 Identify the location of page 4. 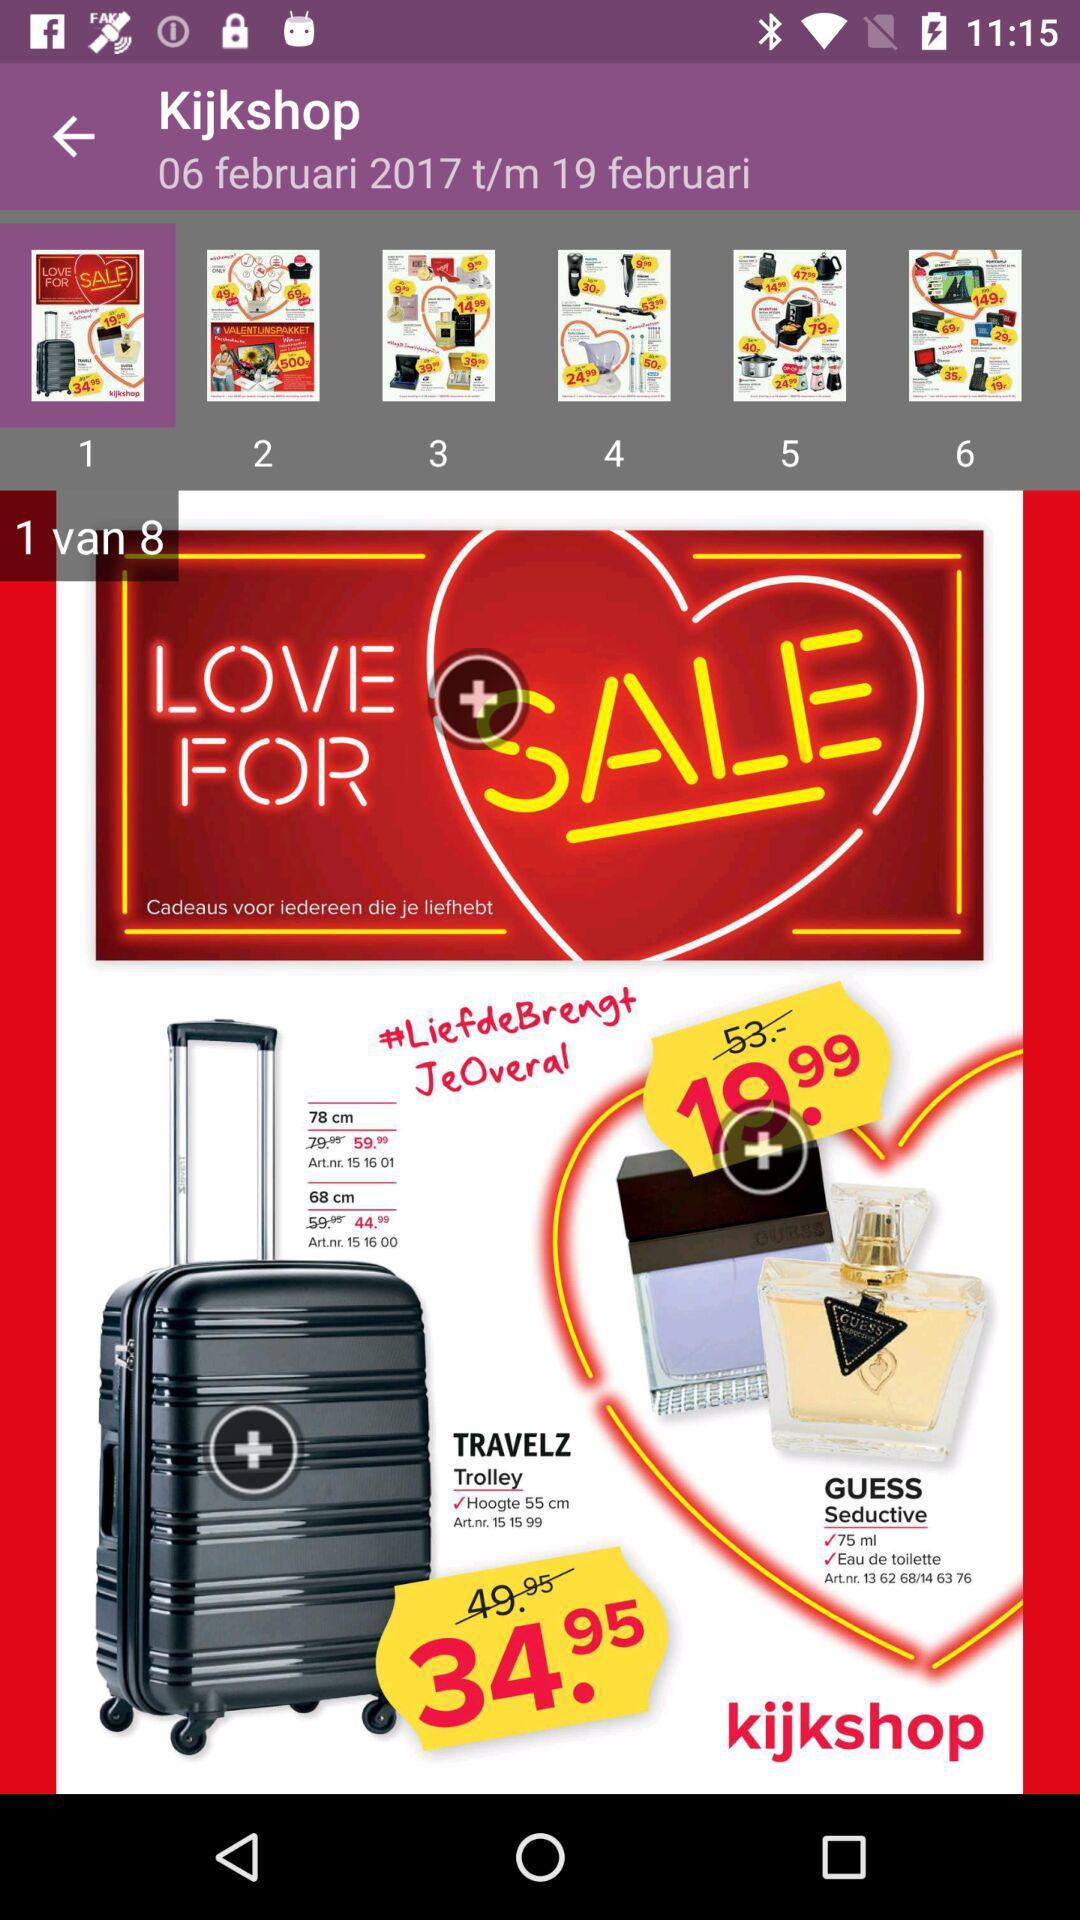
(613, 325).